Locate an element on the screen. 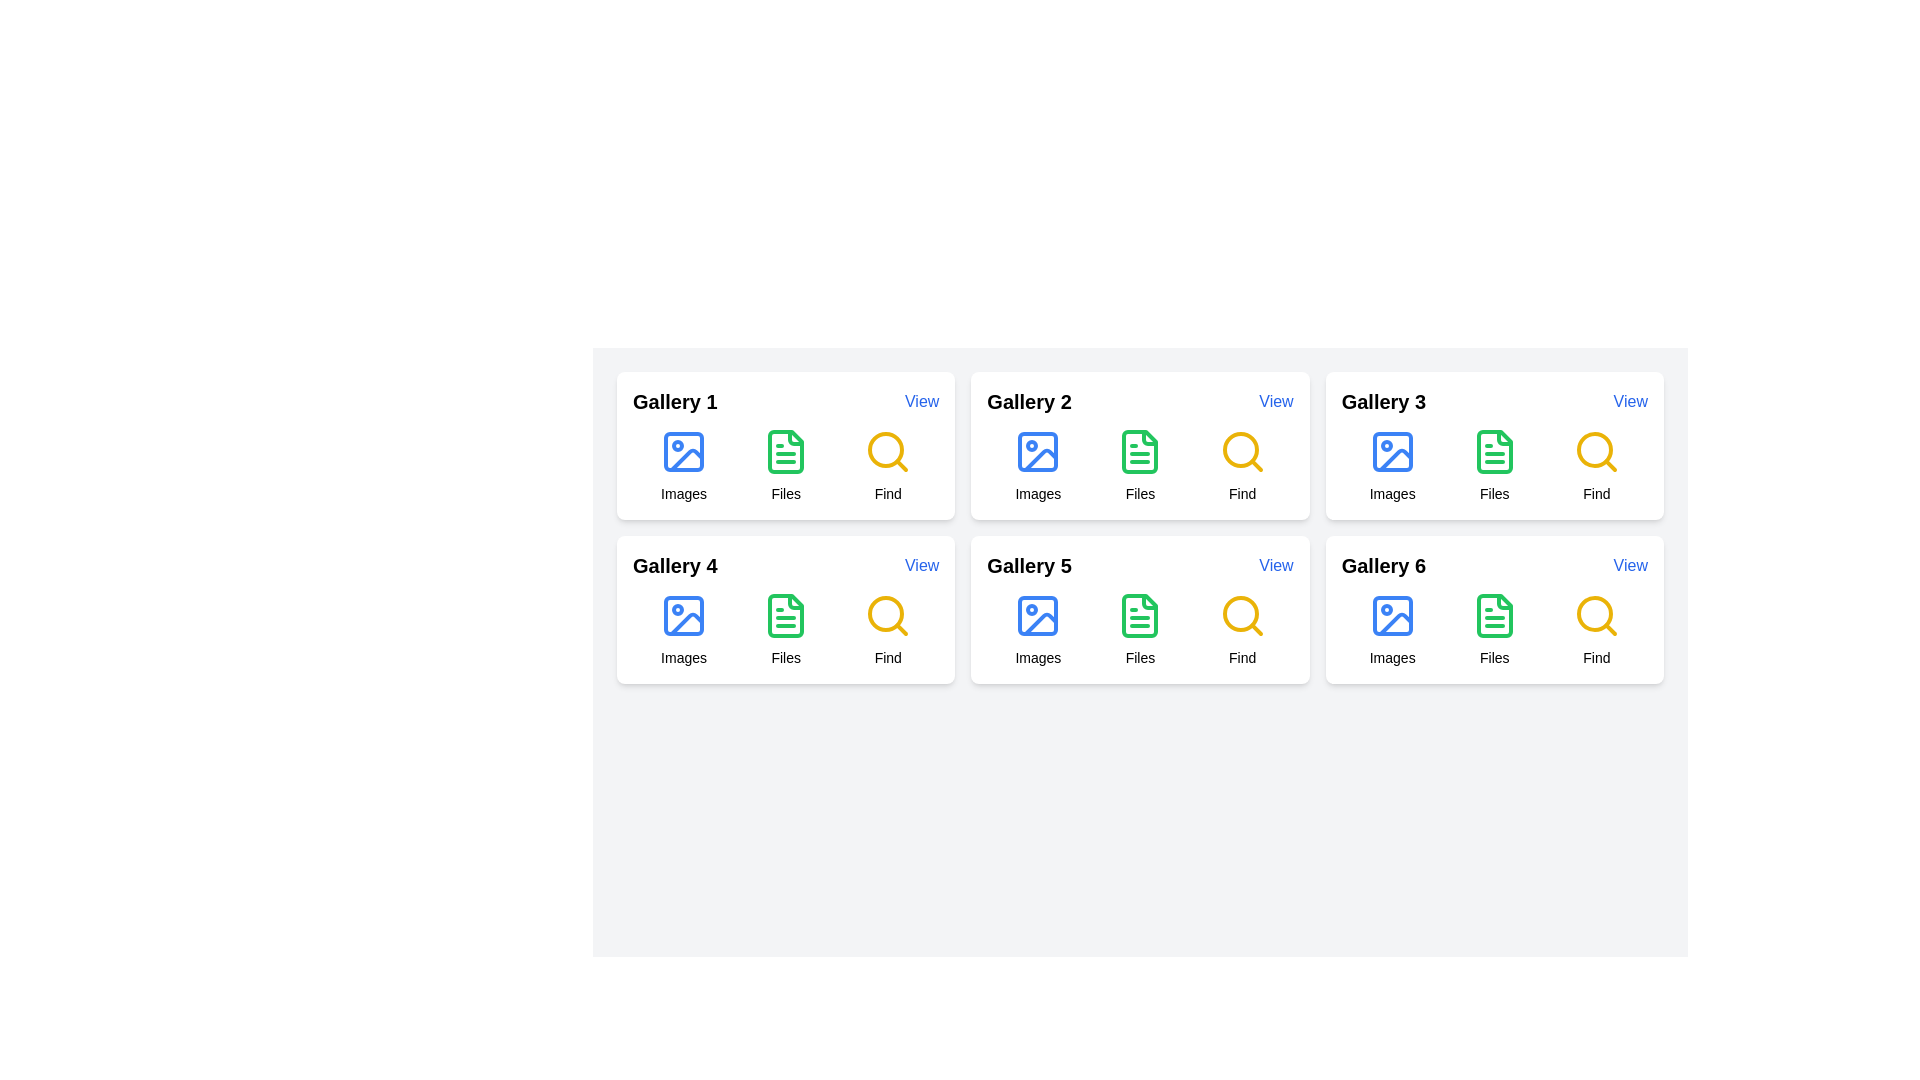  the navigational hyperlink located in the bottom-right corner of the 'Gallery 6' box is located at coordinates (1630, 566).